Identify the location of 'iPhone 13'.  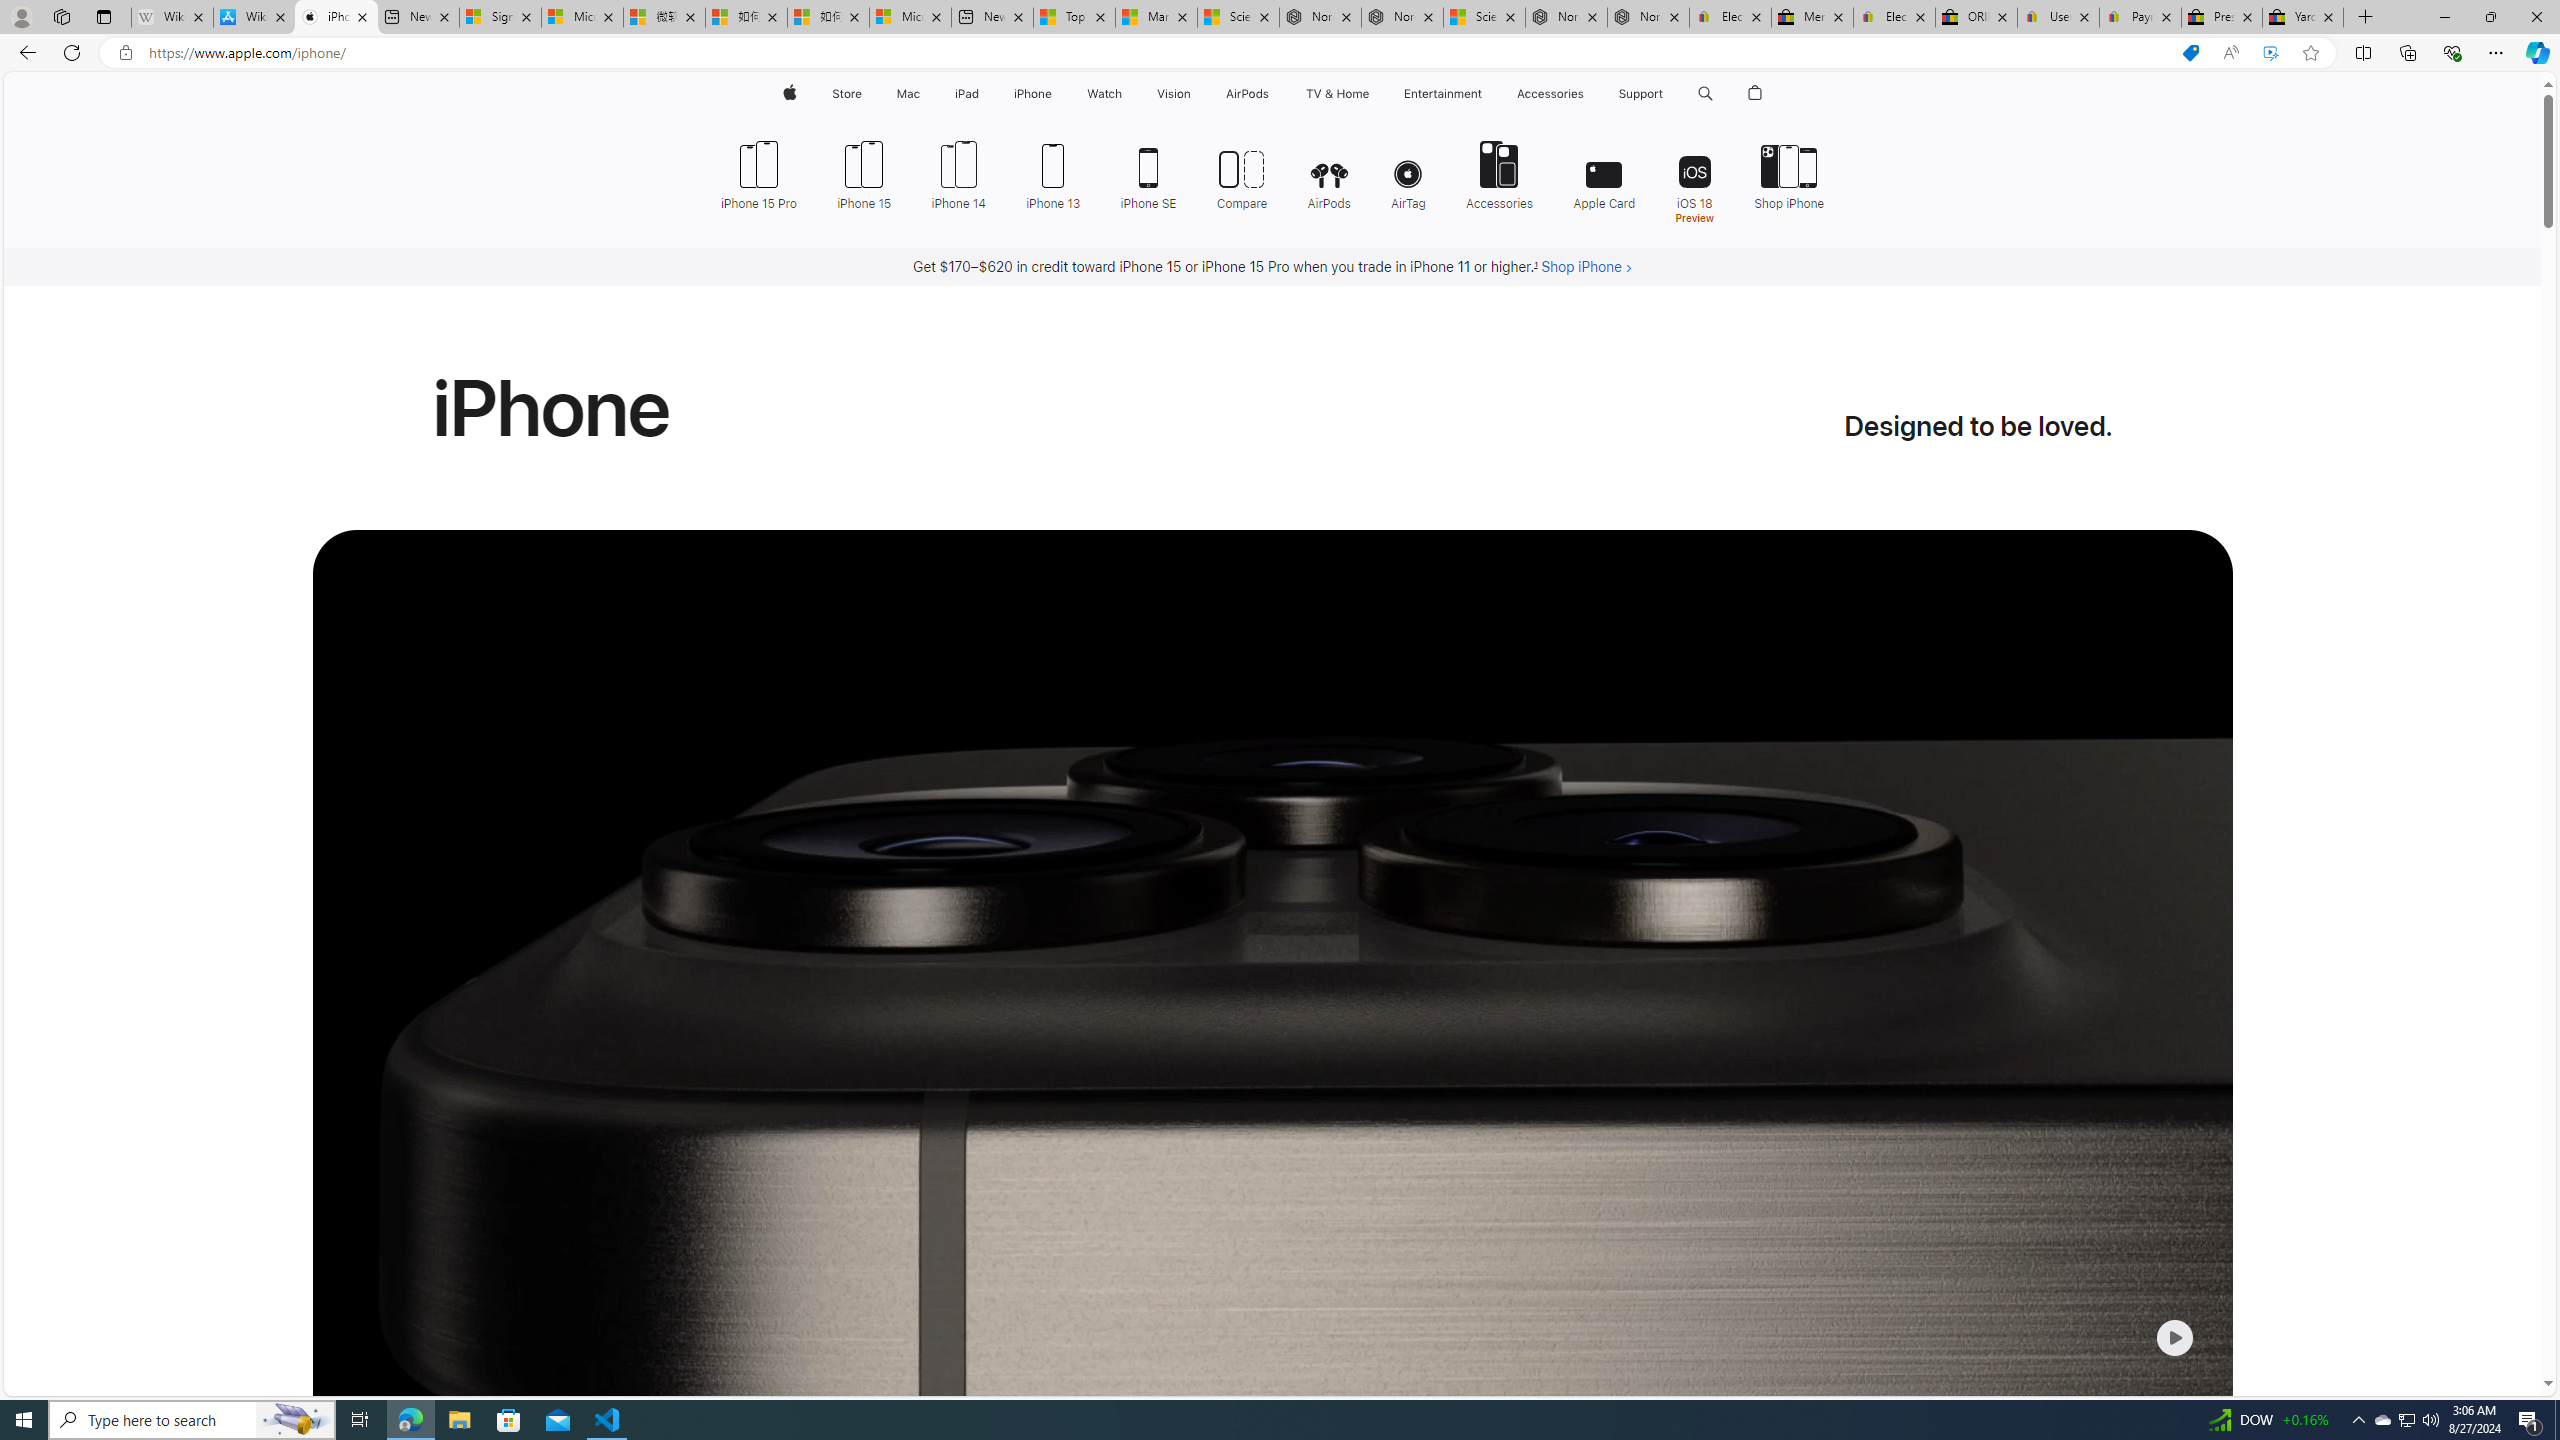
(1052, 172).